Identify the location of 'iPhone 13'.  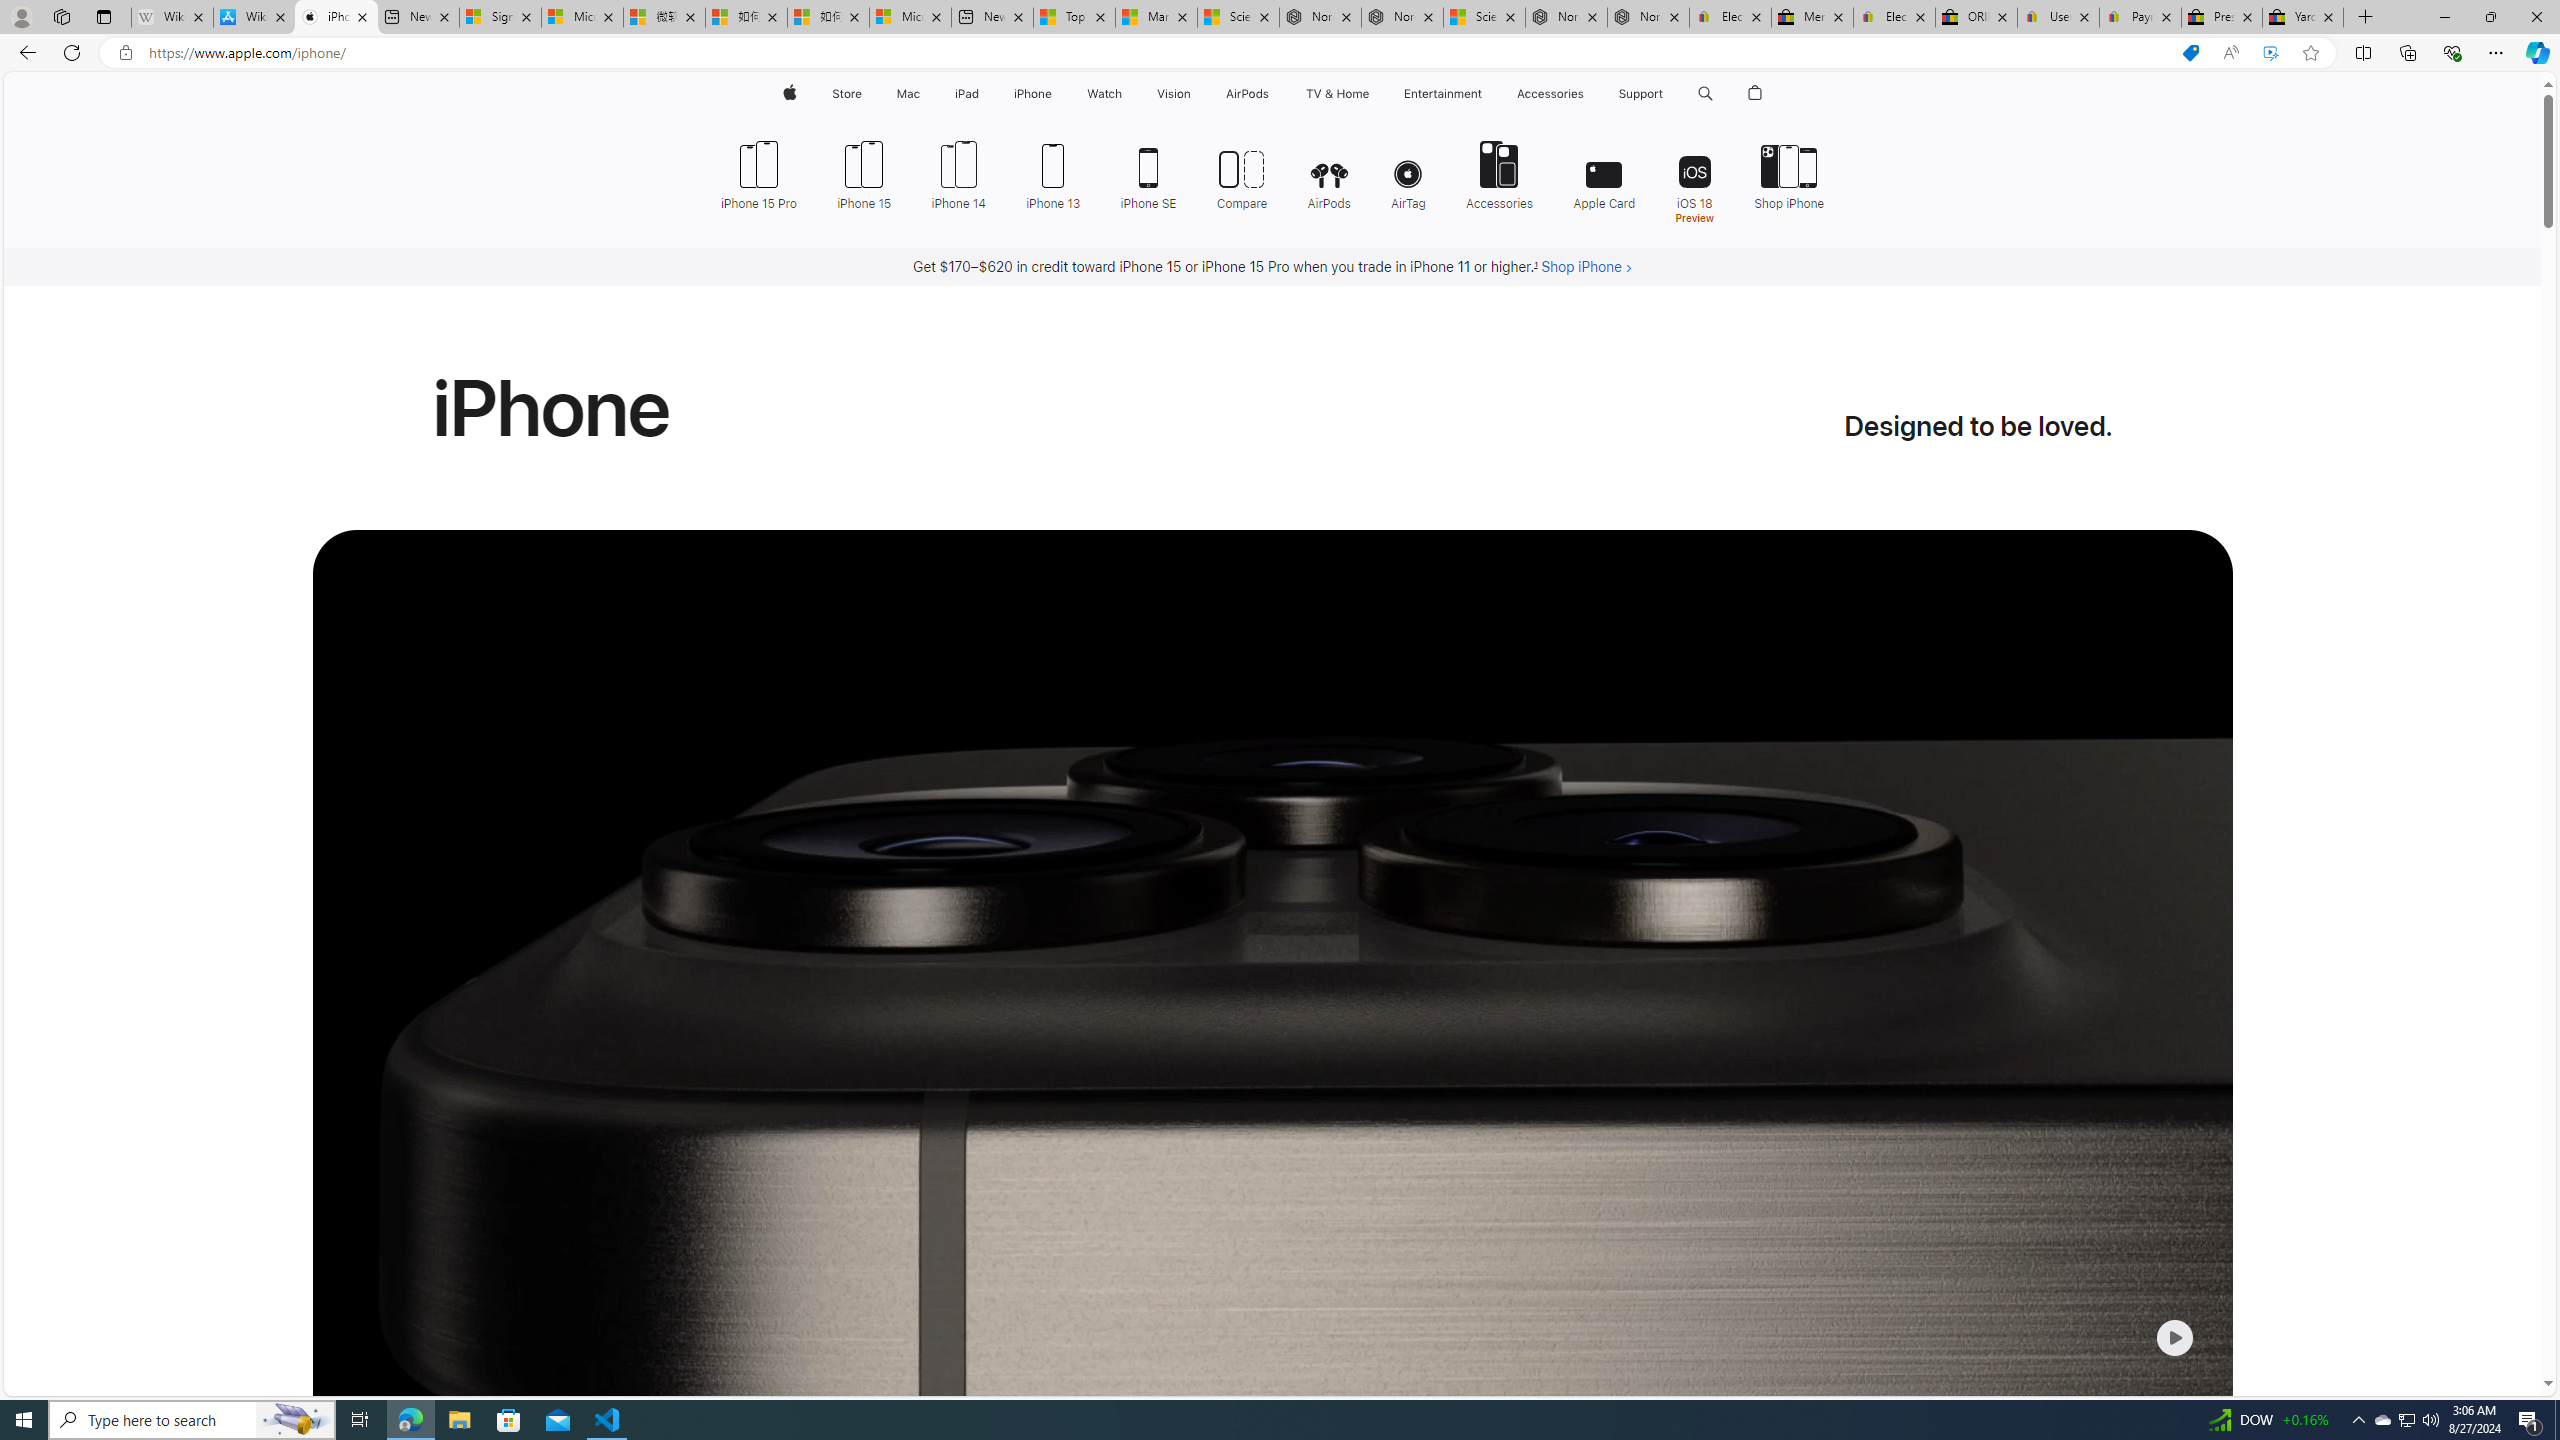
(1052, 172).